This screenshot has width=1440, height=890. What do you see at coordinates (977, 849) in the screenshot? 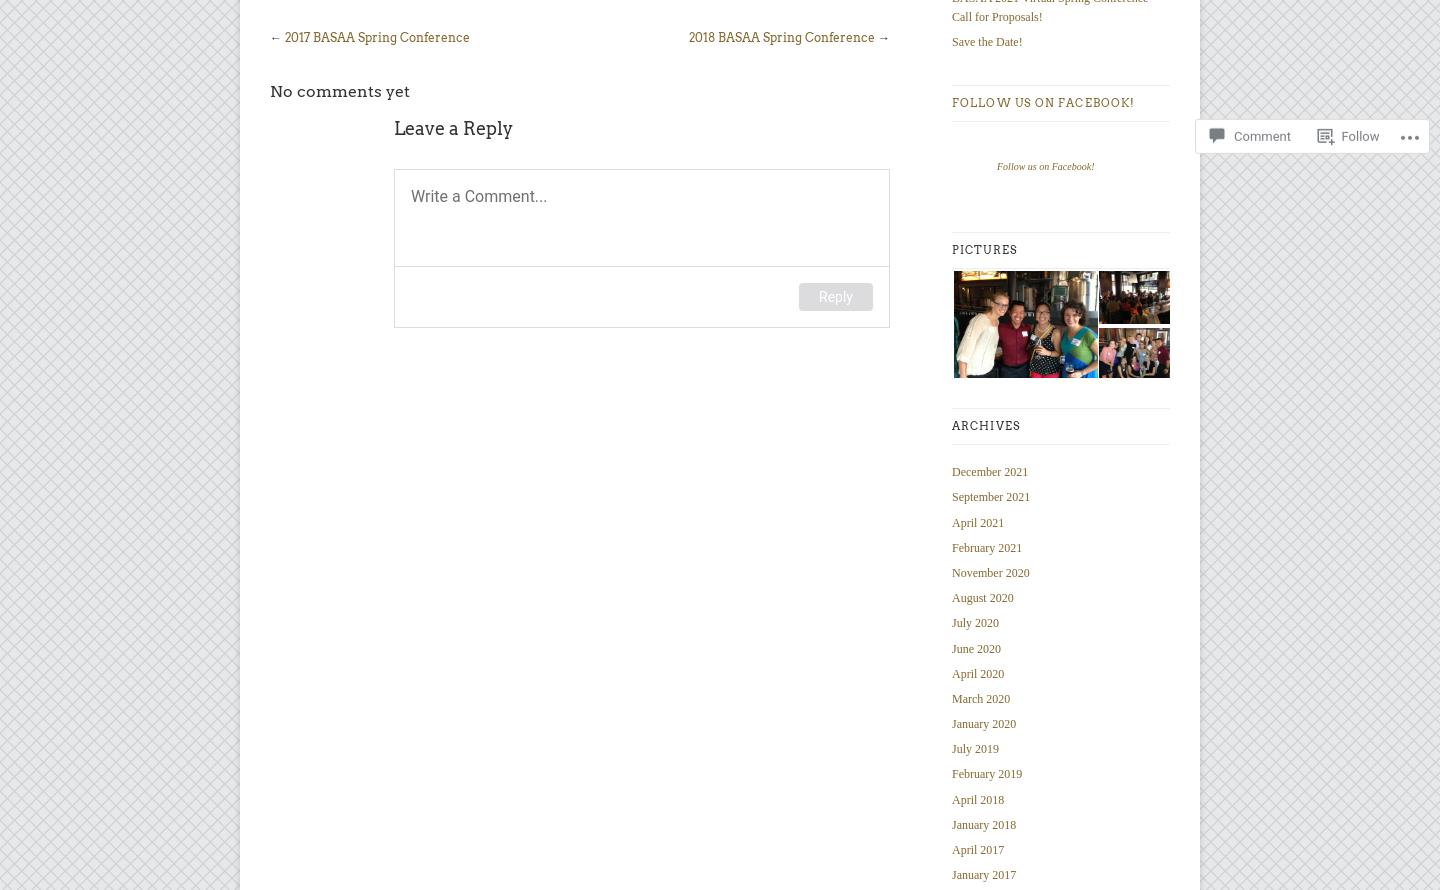
I see `'April 2017'` at bounding box center [977, 849].